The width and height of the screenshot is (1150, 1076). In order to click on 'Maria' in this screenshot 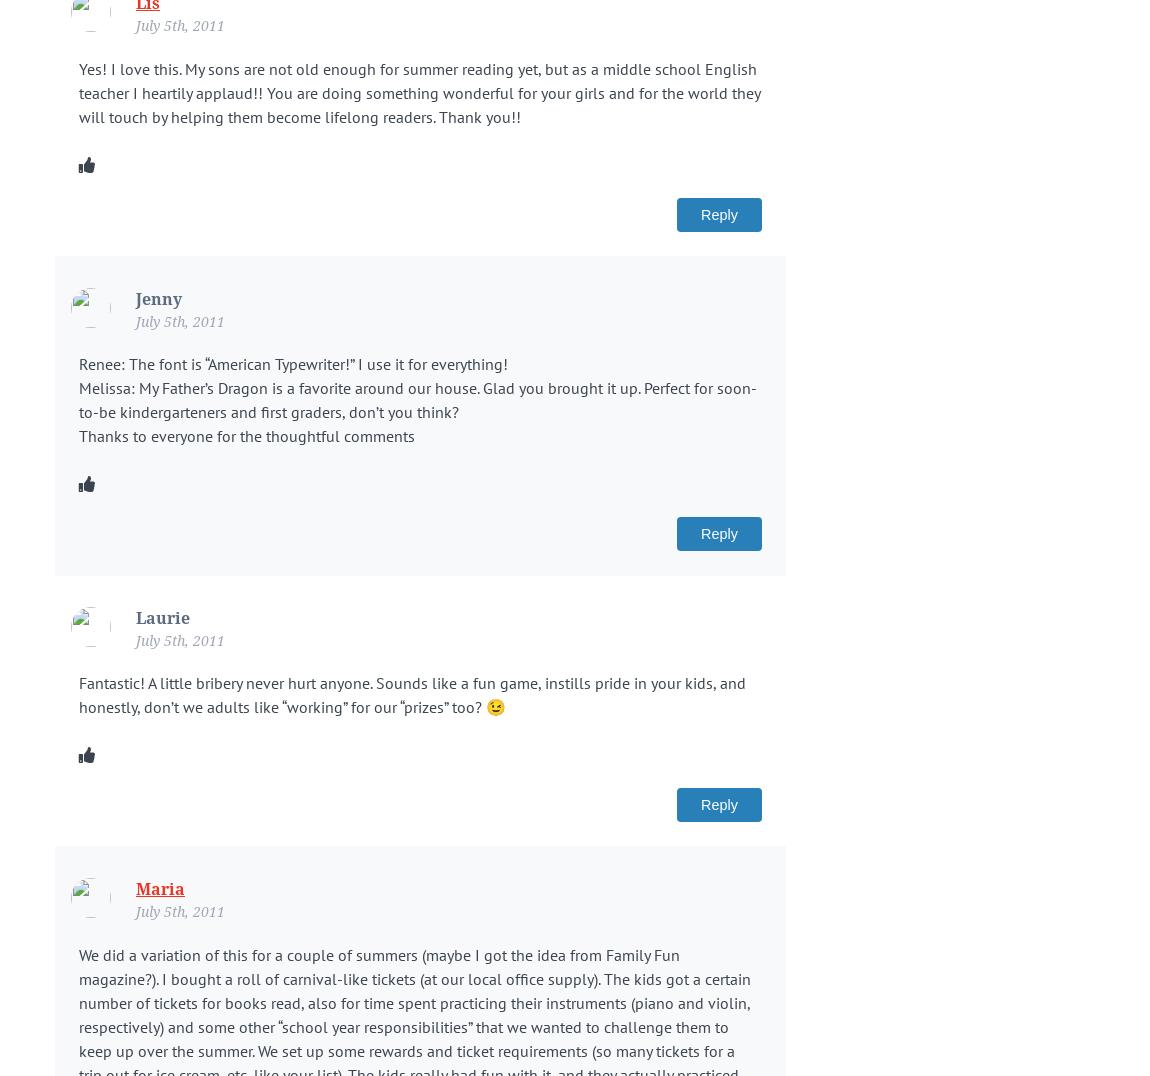, I will do `click(135, 889)`.